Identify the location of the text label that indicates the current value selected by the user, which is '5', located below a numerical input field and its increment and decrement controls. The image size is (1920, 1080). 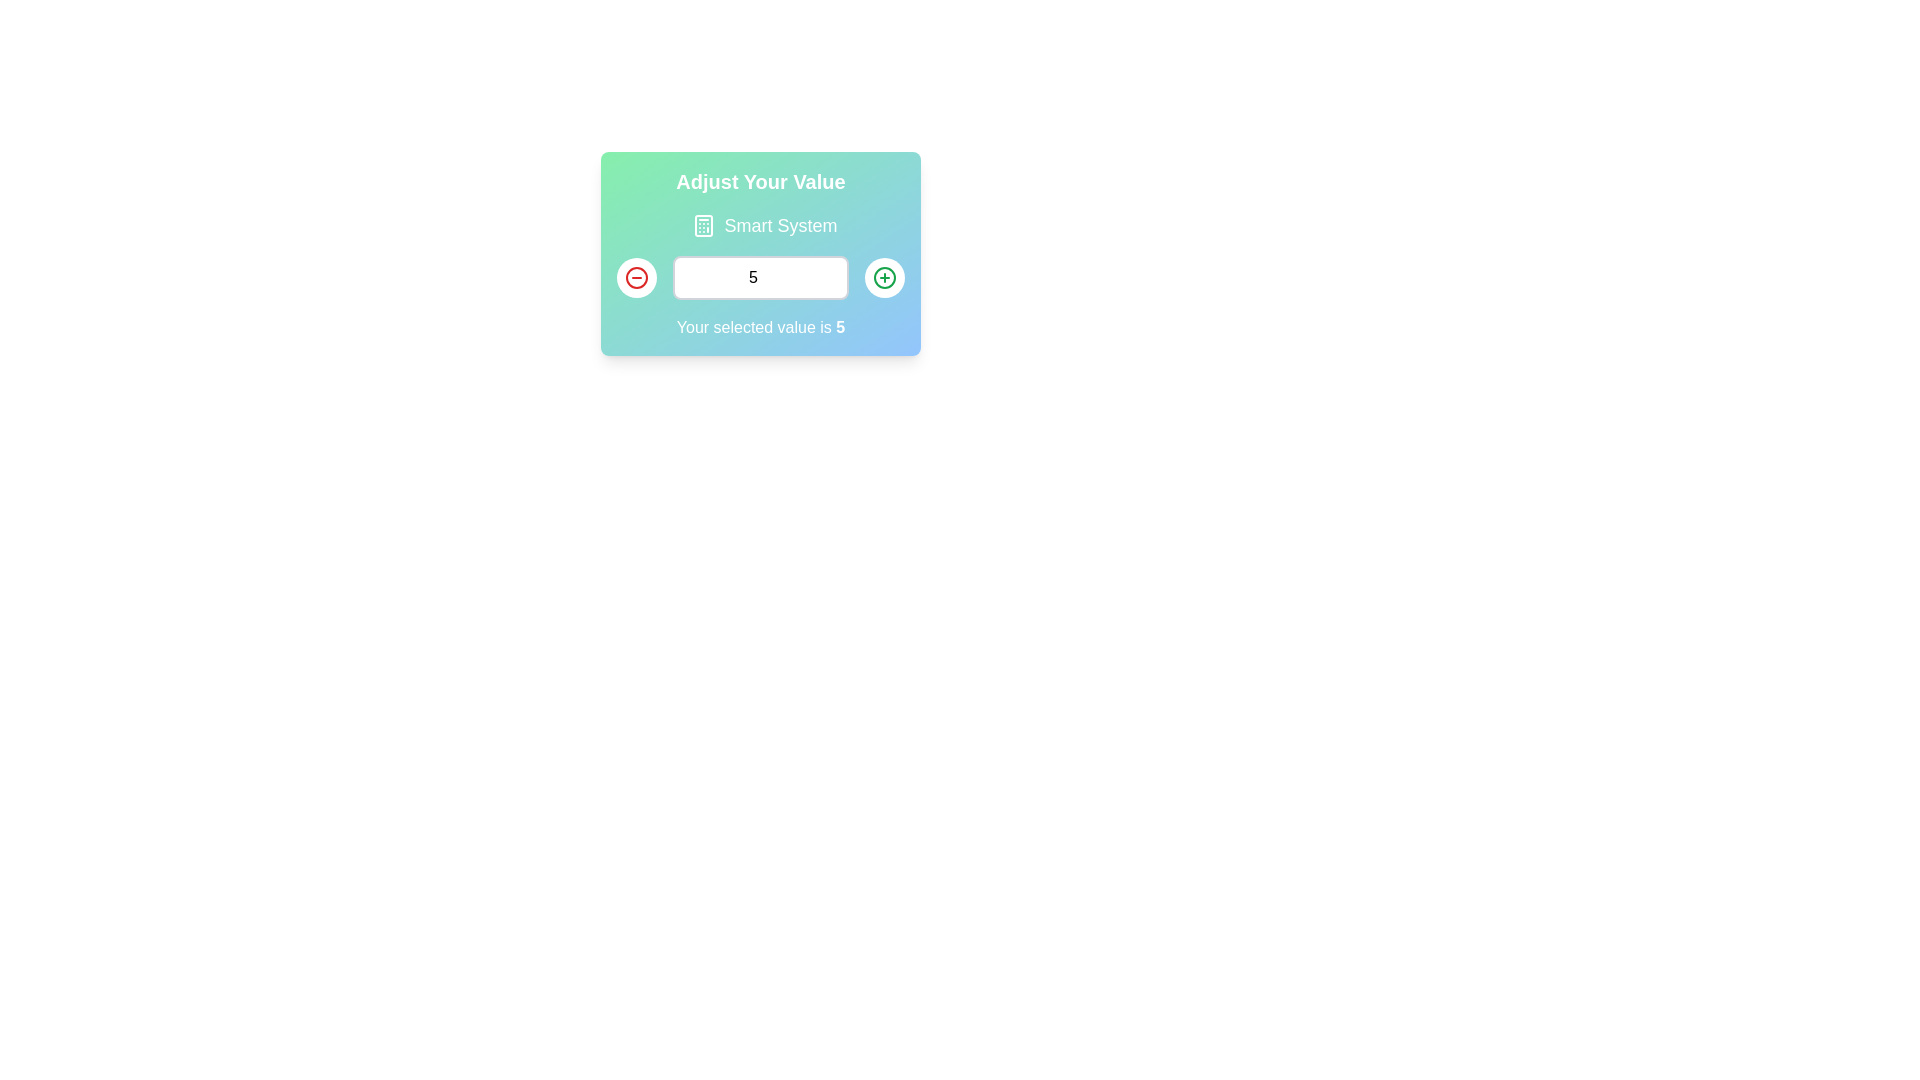
(760, 326).